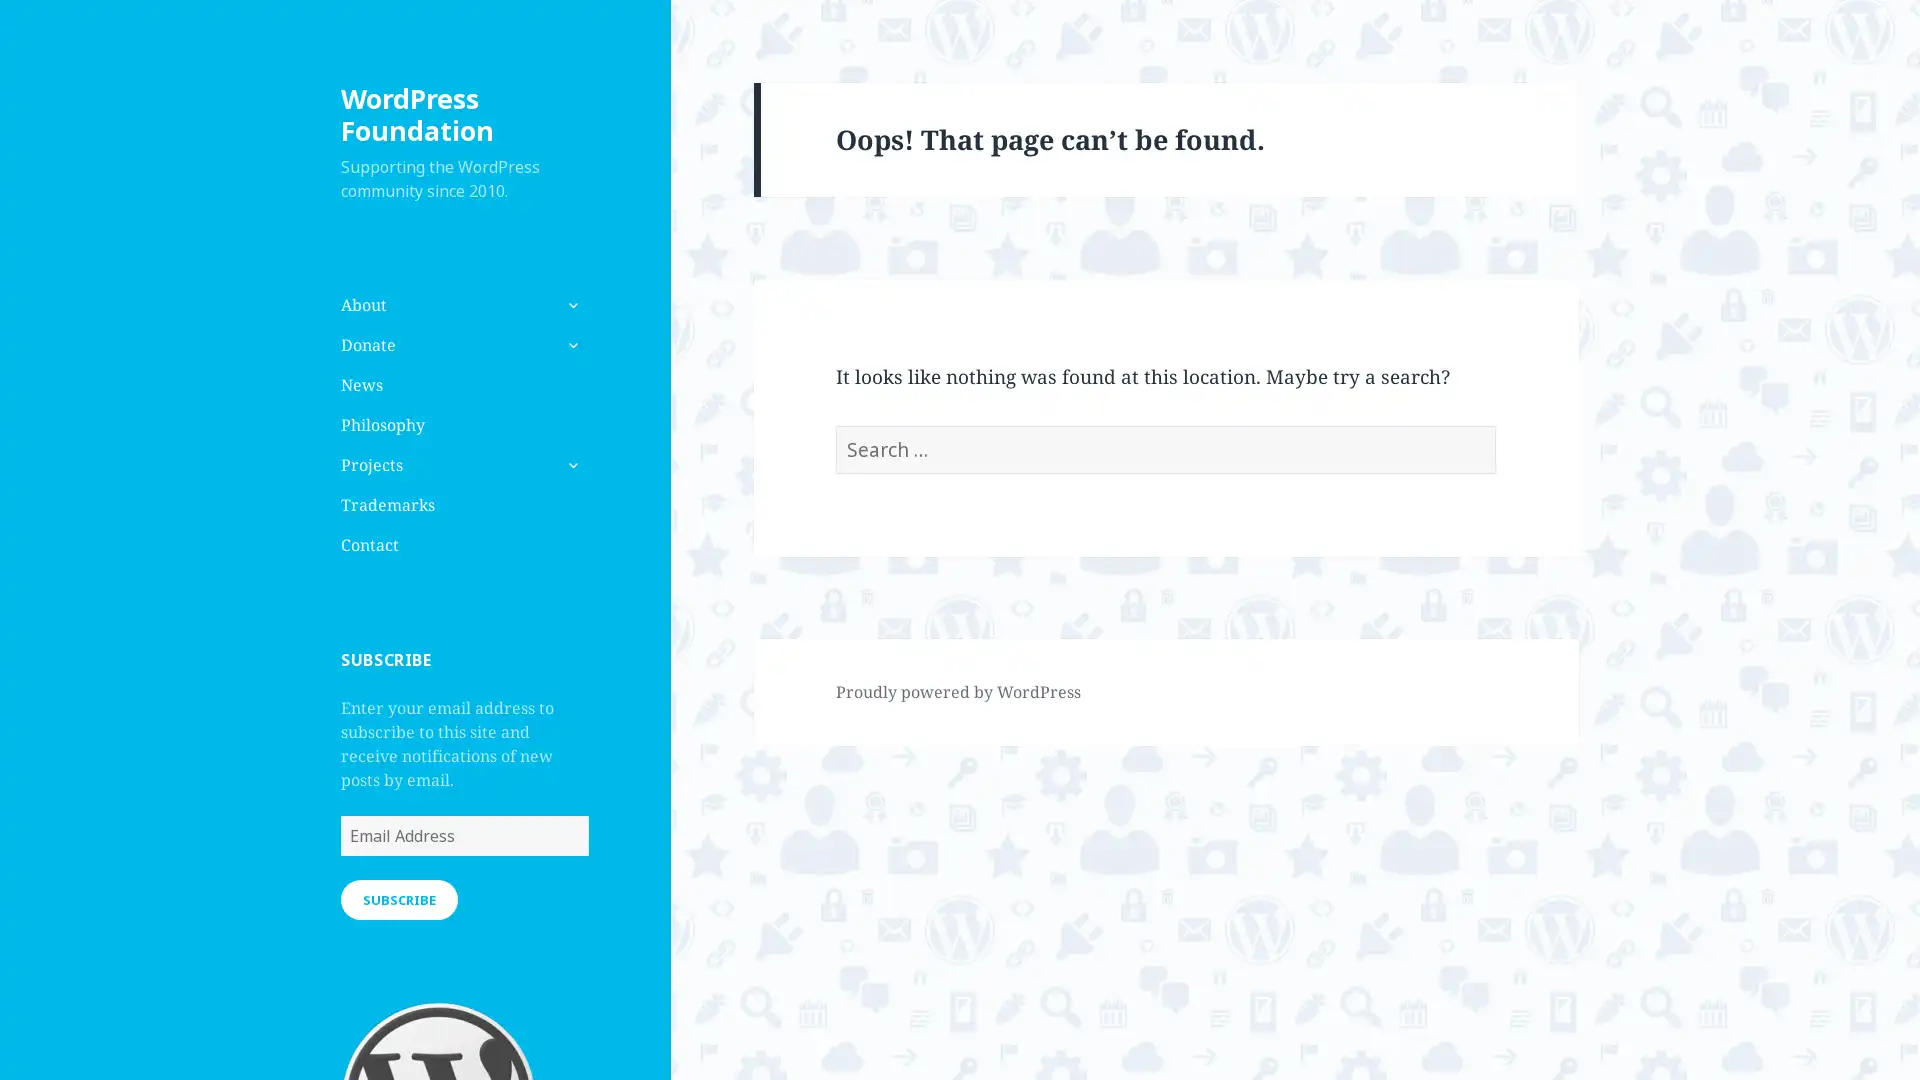 The image size is (1920, 1080). What do you see at coordinates (398, 897) in the screenshot?
I see `SUBSCRIBE` at bounding box center [398, 897].